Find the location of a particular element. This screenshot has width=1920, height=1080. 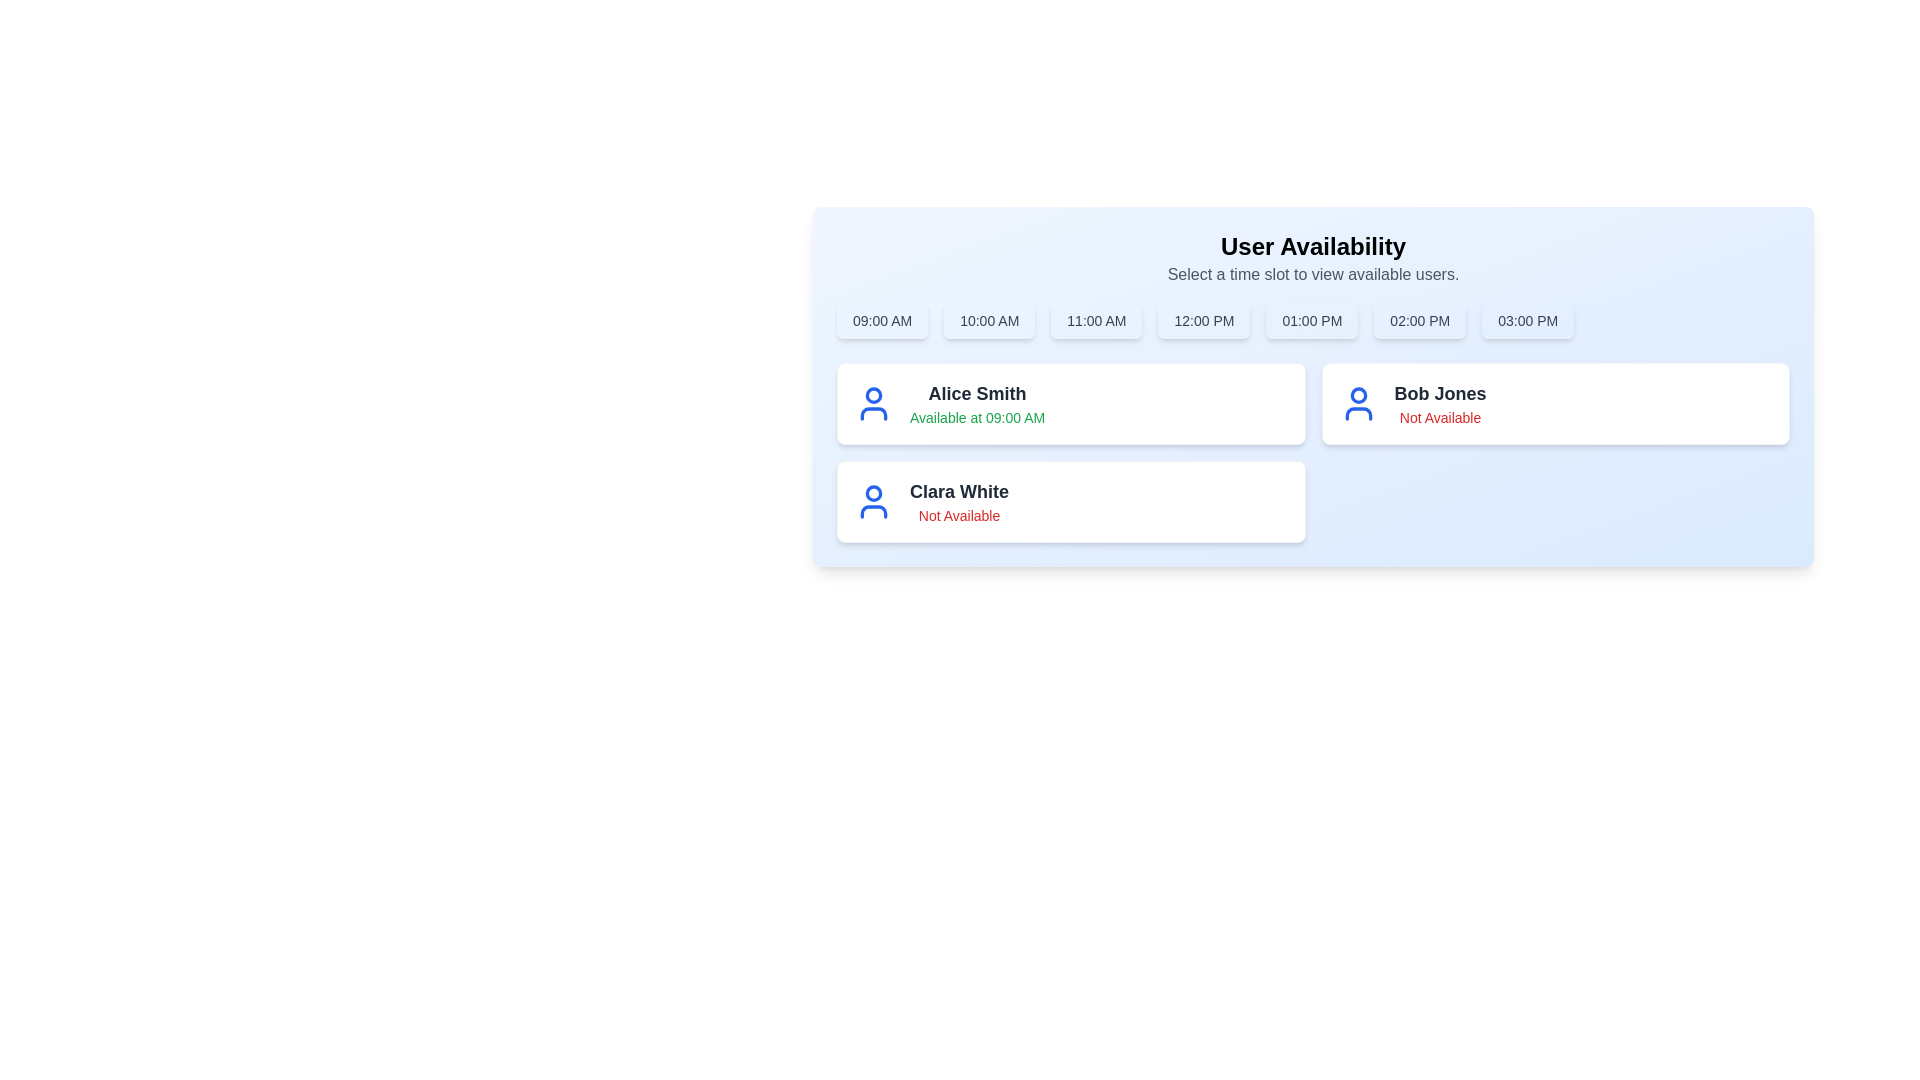

the selectable time slot button labeled '09:00 AM' is located at coordinates (881, 319).